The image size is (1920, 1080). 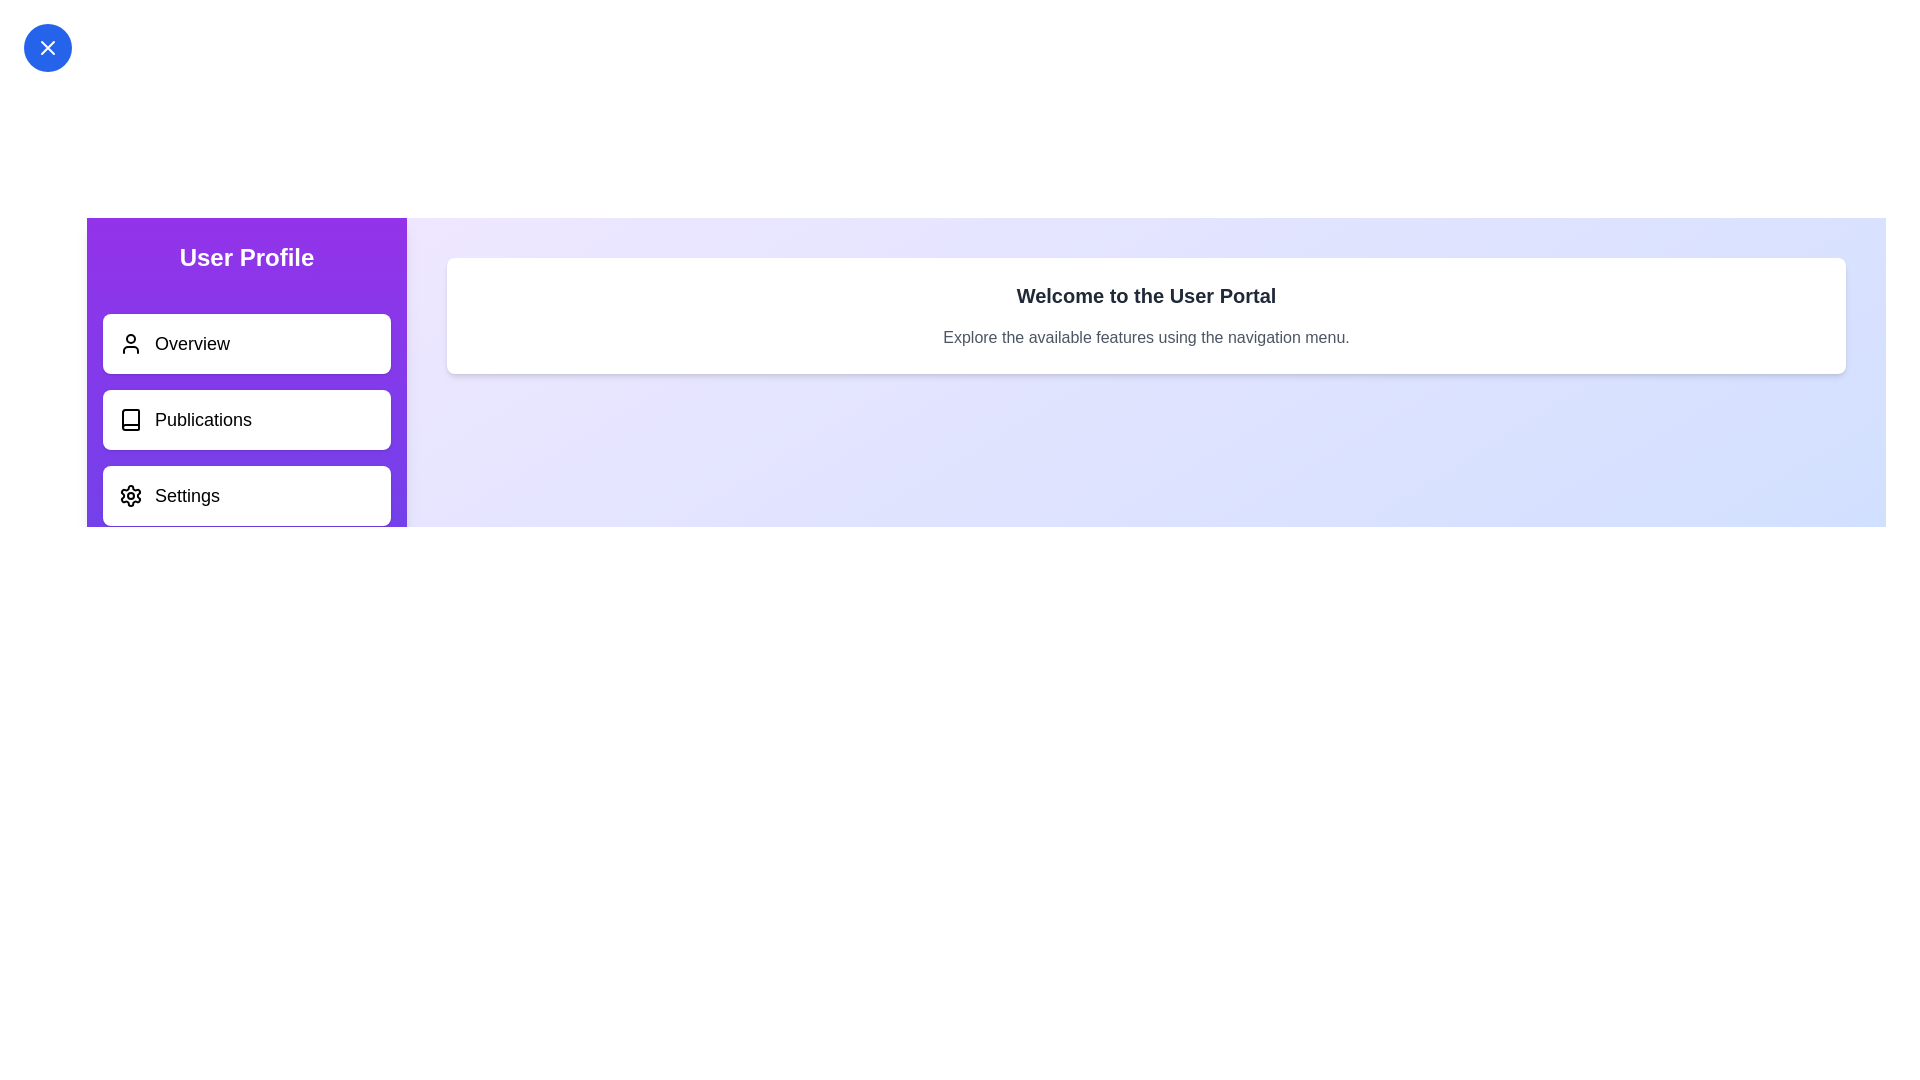 What do you see at coordinates (245, 342) in the screenshot?
I see `the Overview menu item to navigate to the respective section` at bounding box center [245, 342].